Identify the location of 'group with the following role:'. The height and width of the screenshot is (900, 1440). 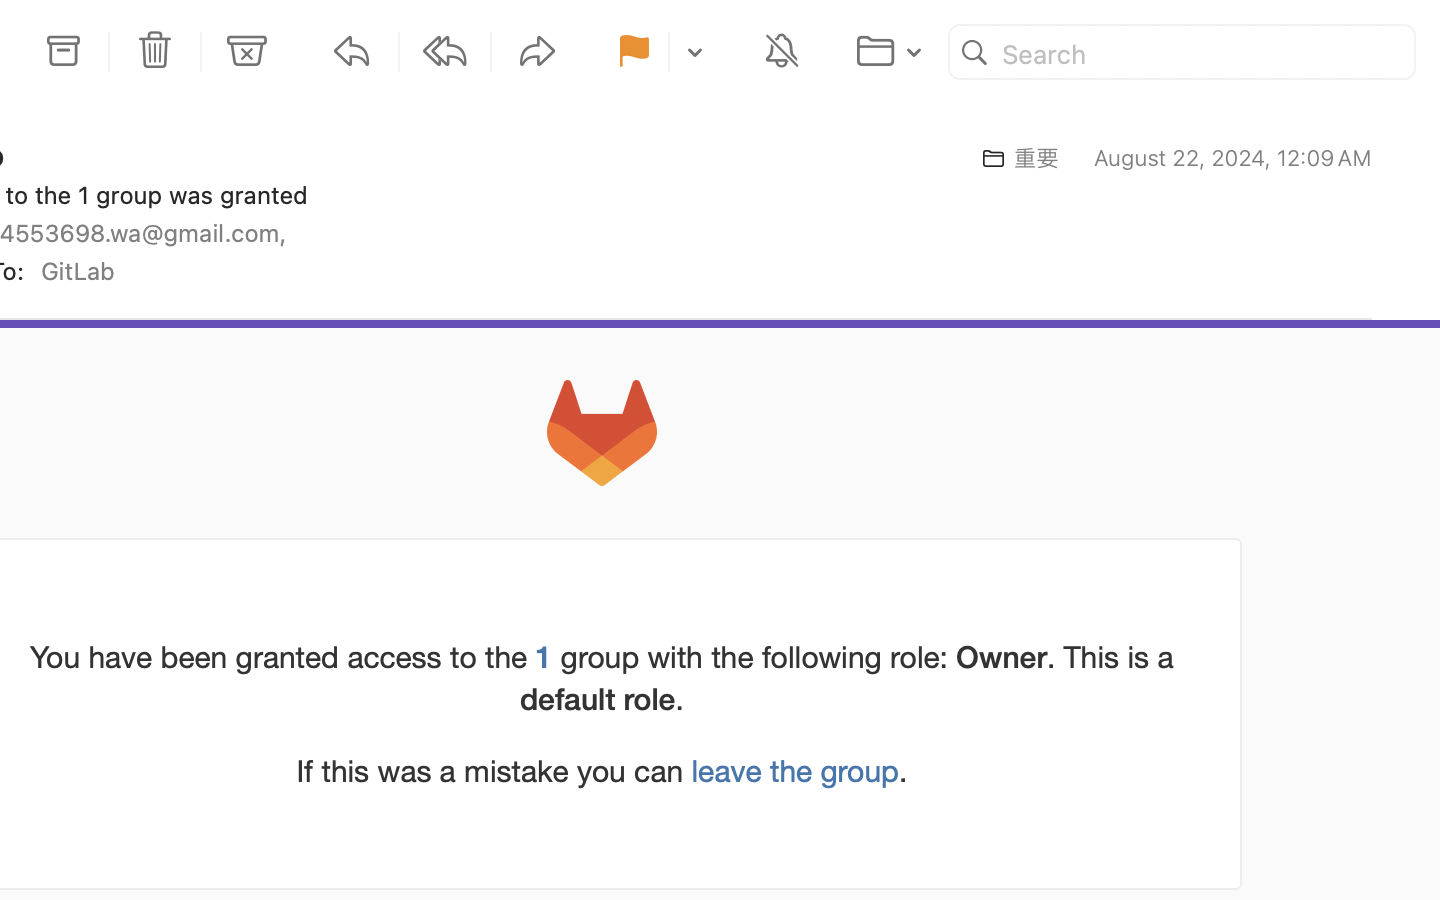
(753, 657).